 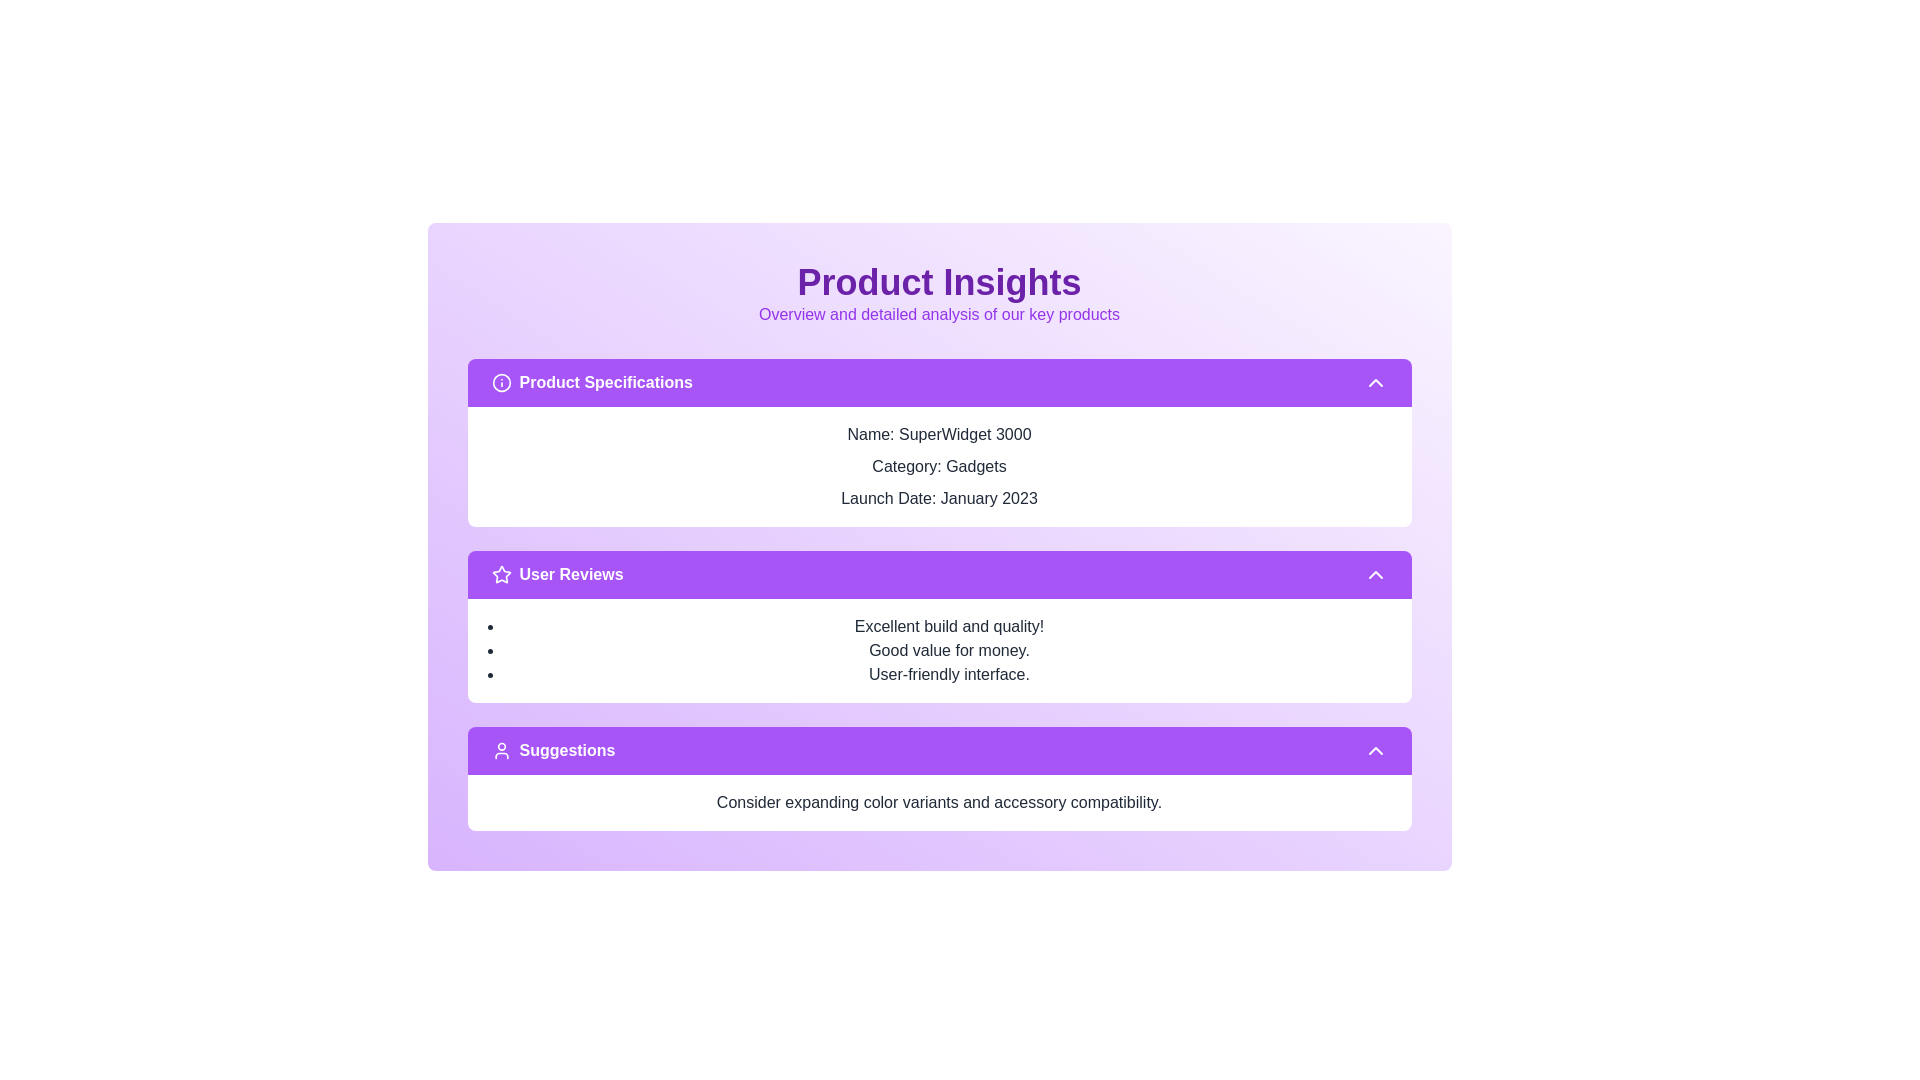 I want to click on the first review comment text in the 'User Reviews' section, which is located below 'Product Specifications' and above 'Suggestions', so click(x=948, y=626).